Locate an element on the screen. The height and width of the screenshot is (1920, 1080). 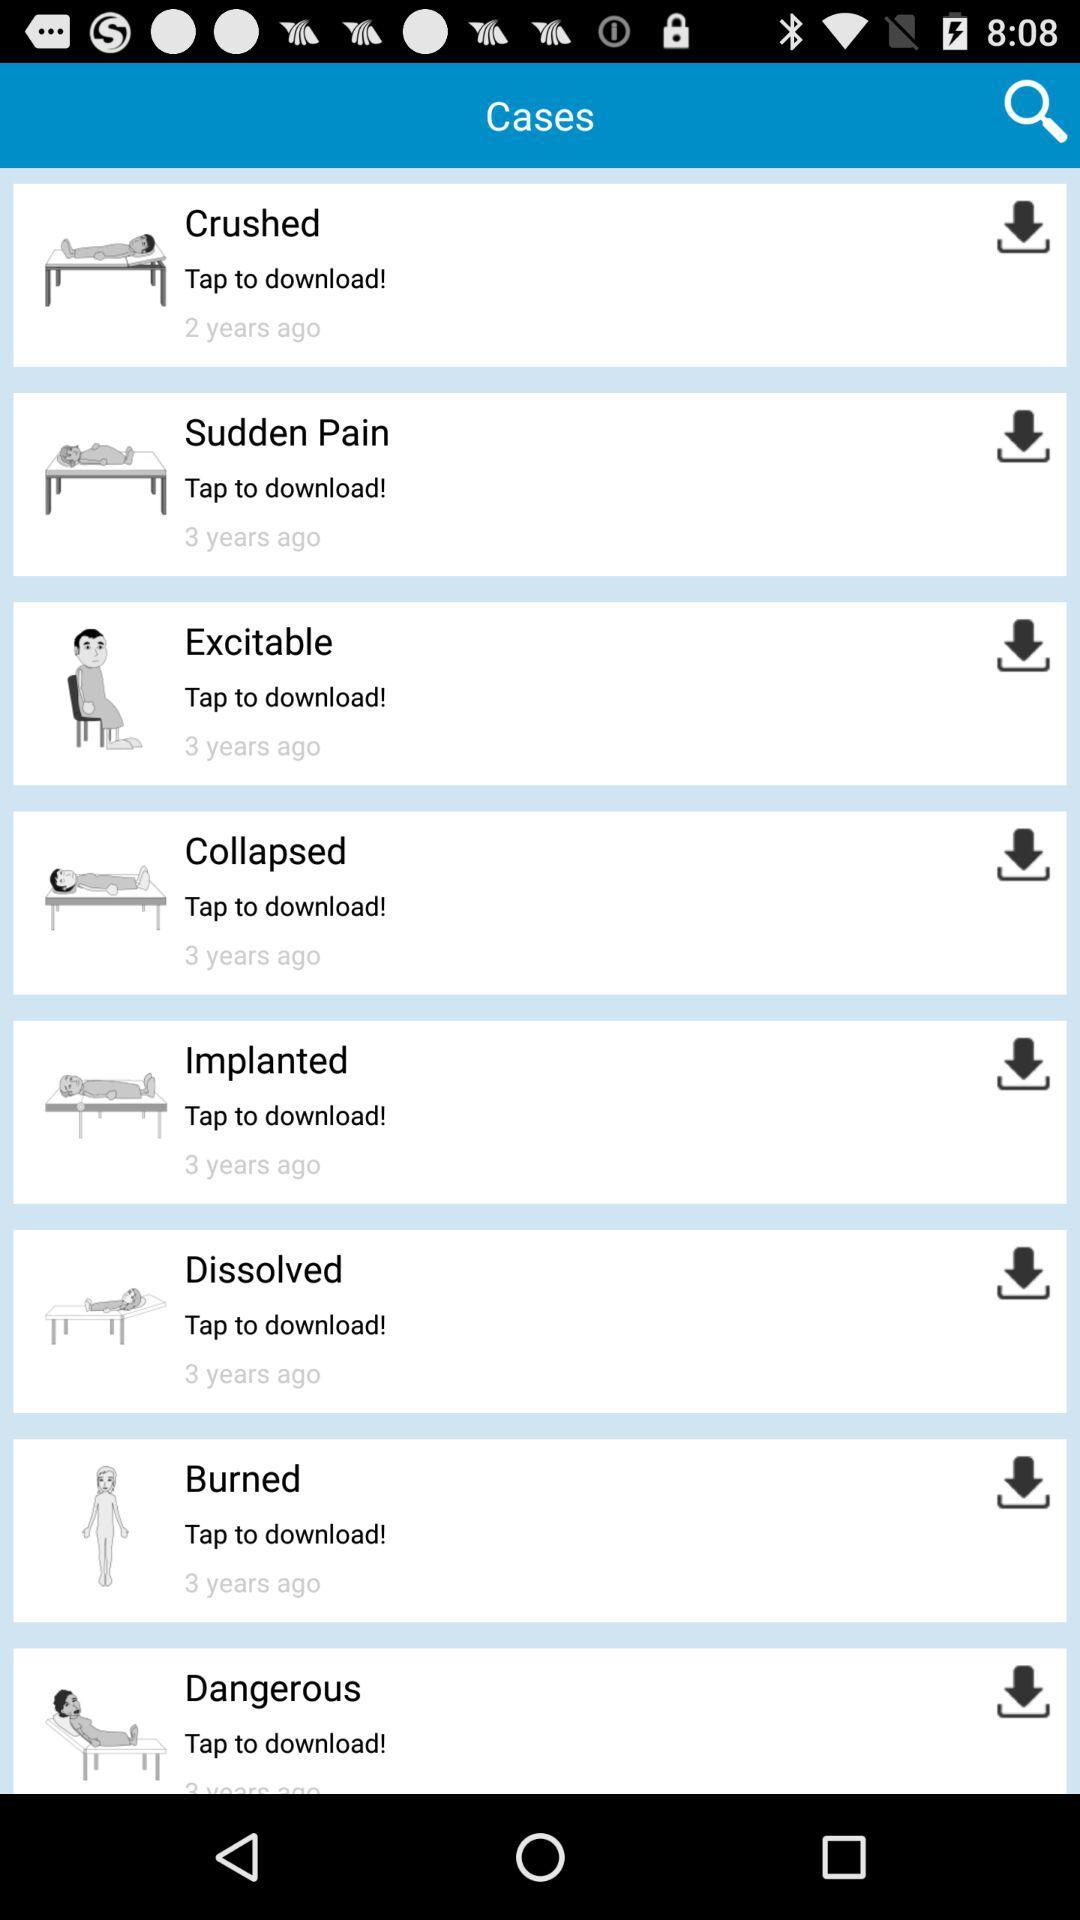
the icon above tap to download! item is located at coordinates (242, 1477).